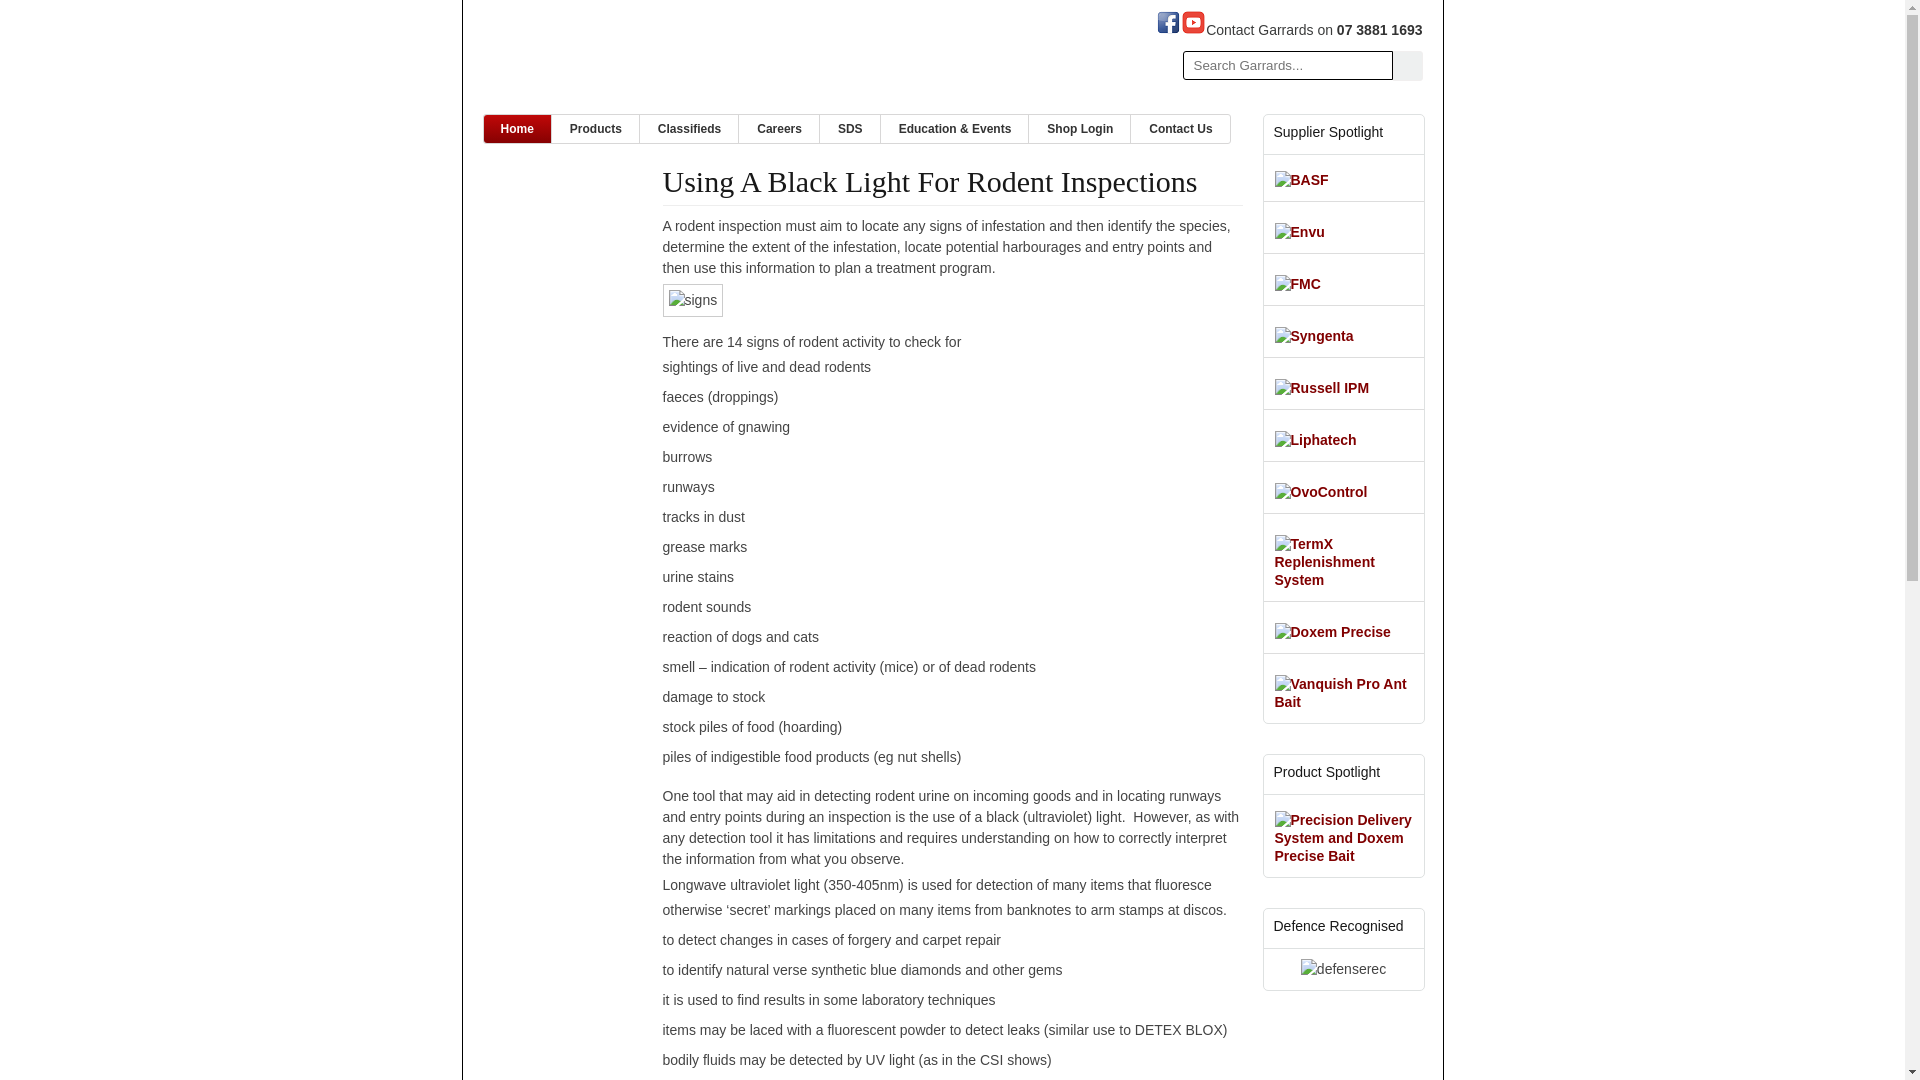 This screenshot has width=1920, height=1080. I want to click on 'Precision Delivery System and Doxem Precise Bait', so click(1344, 855).